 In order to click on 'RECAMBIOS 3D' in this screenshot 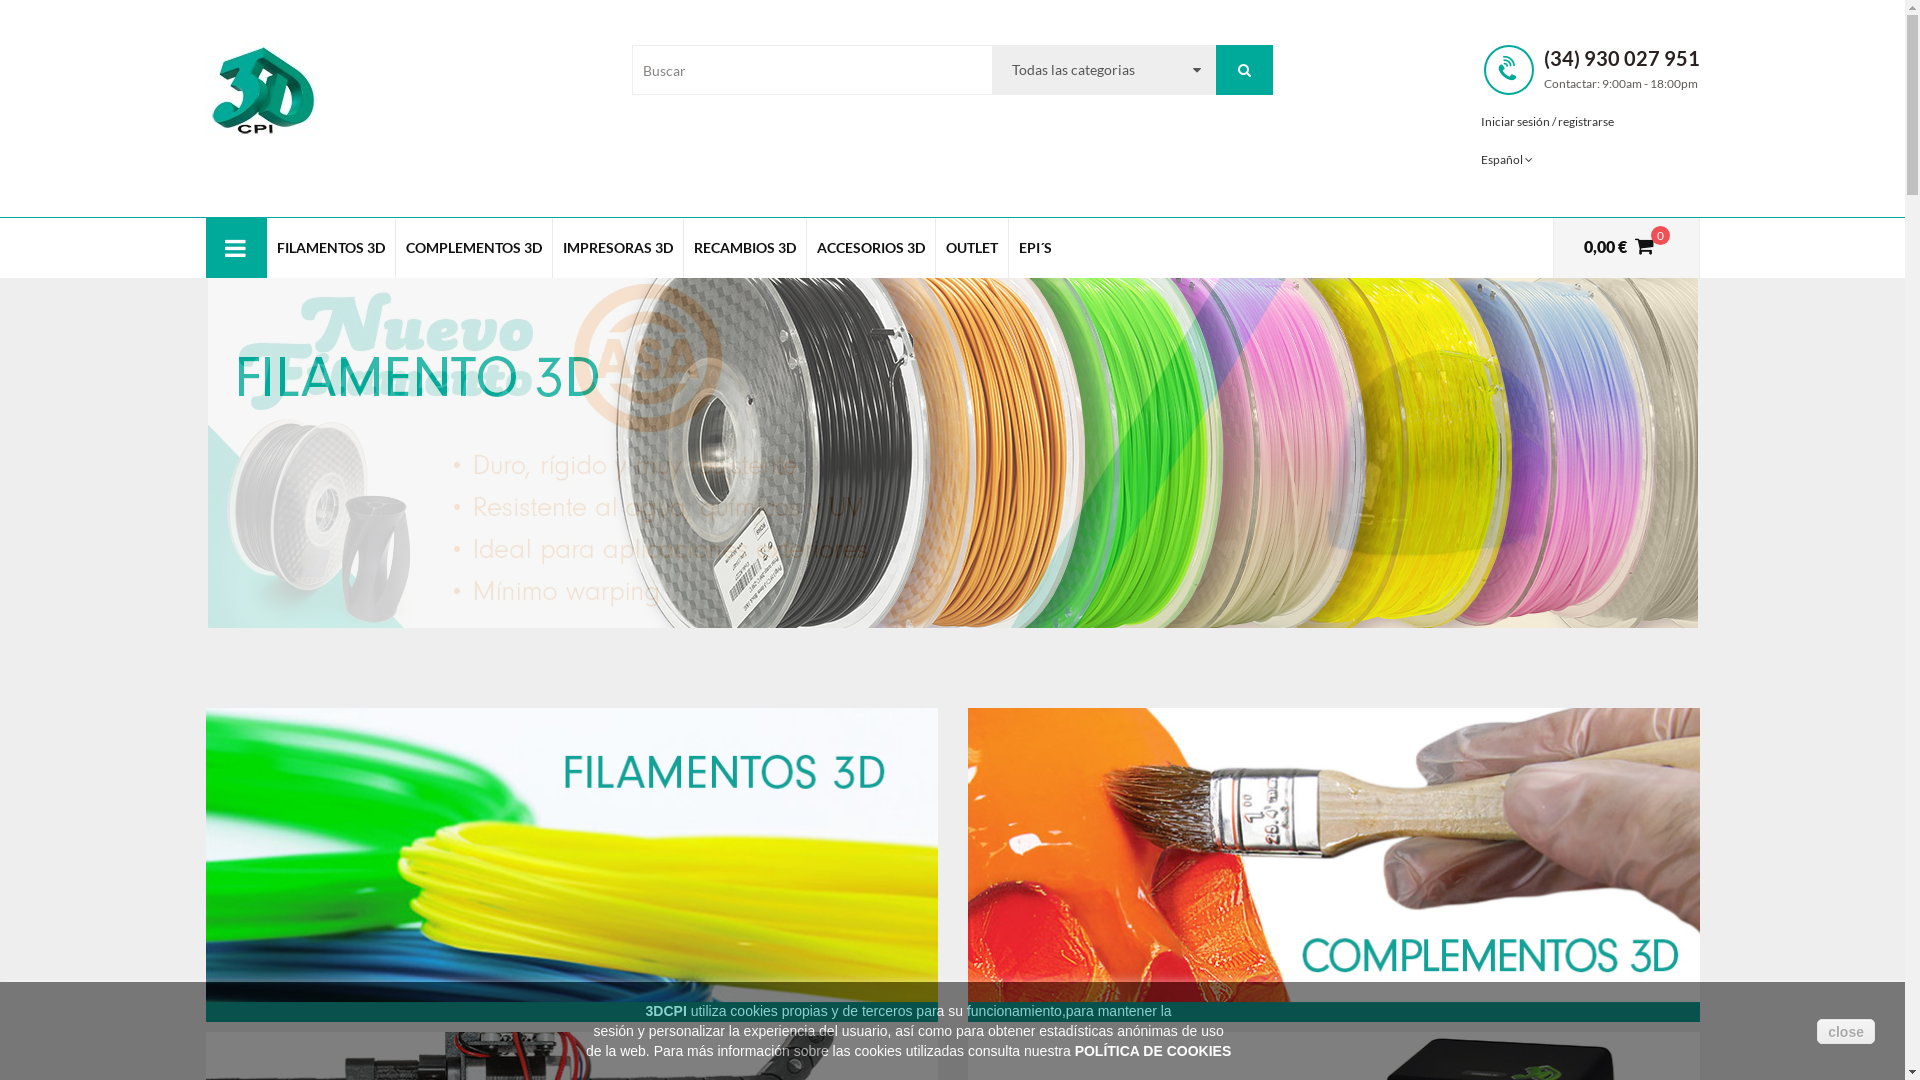, I will do `click(743, 246)`.